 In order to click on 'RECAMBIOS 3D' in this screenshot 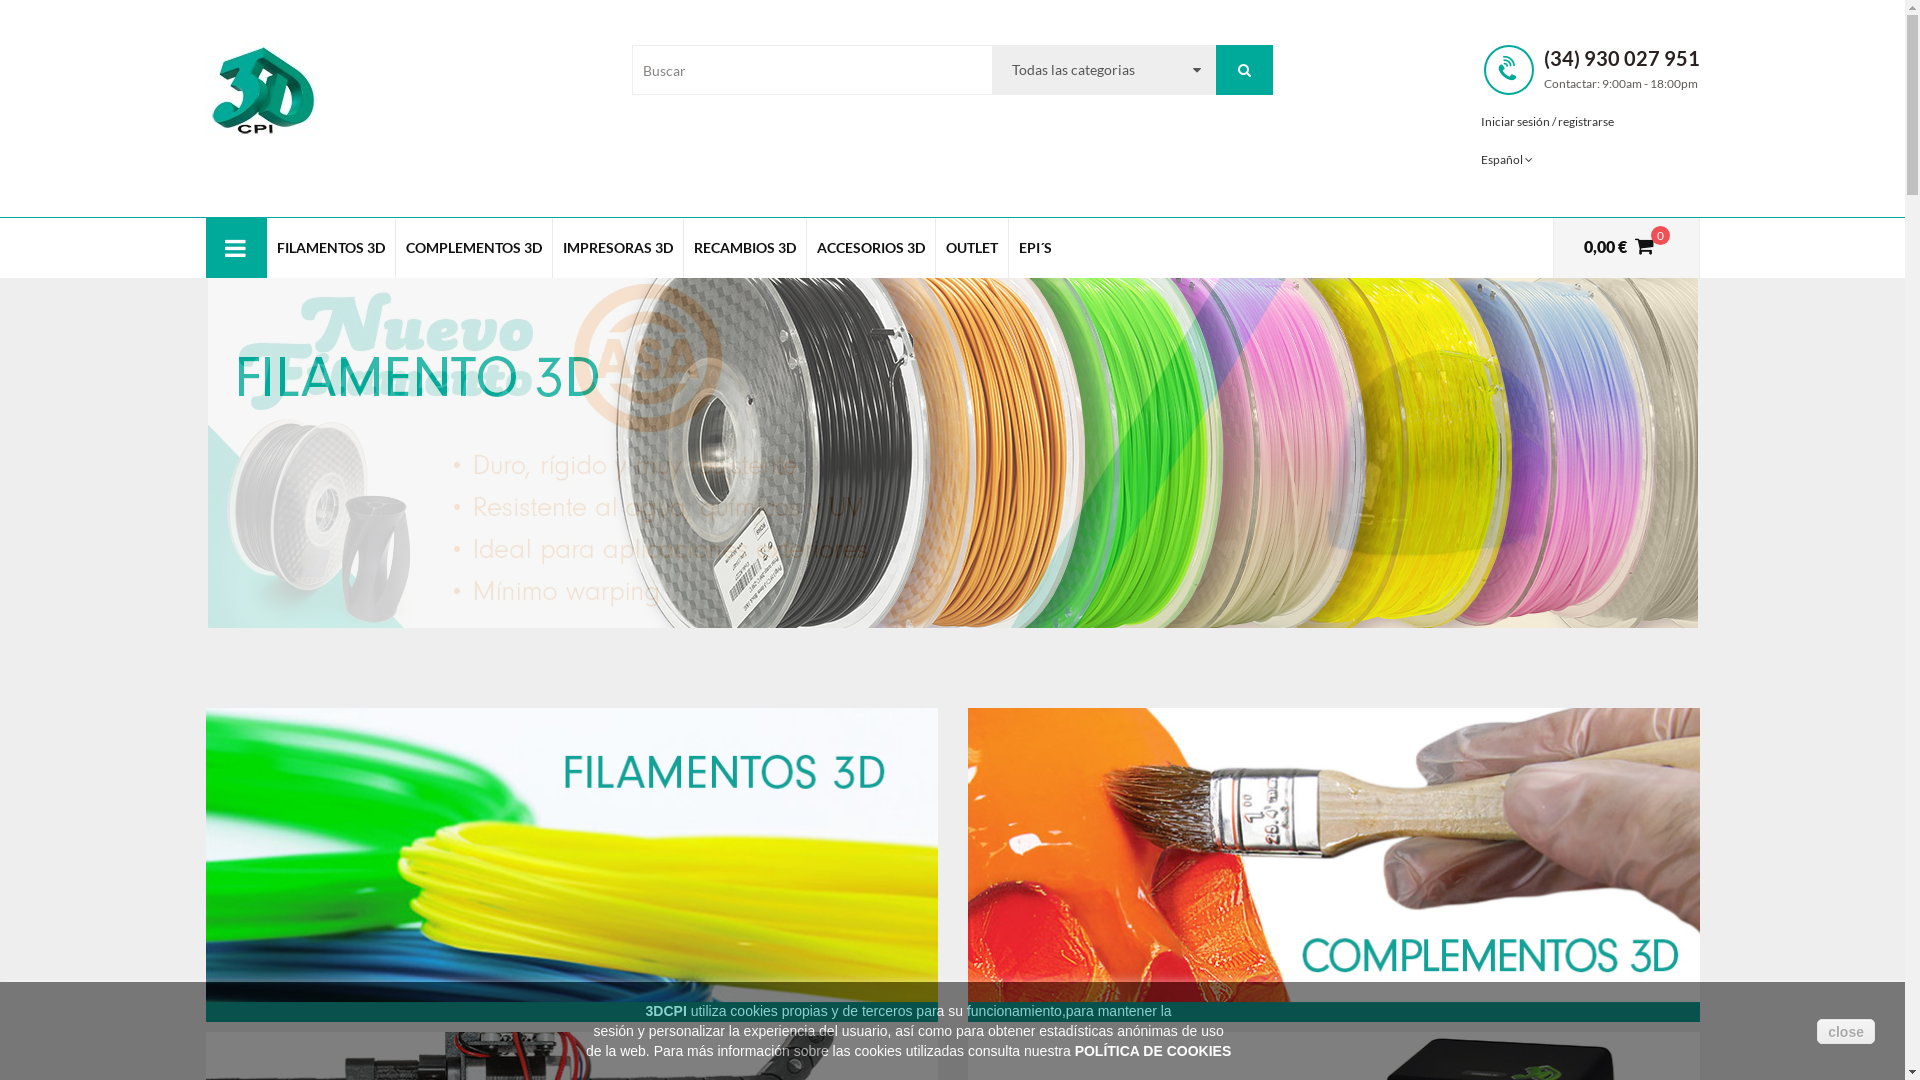, I will do `click(743, 246)`.